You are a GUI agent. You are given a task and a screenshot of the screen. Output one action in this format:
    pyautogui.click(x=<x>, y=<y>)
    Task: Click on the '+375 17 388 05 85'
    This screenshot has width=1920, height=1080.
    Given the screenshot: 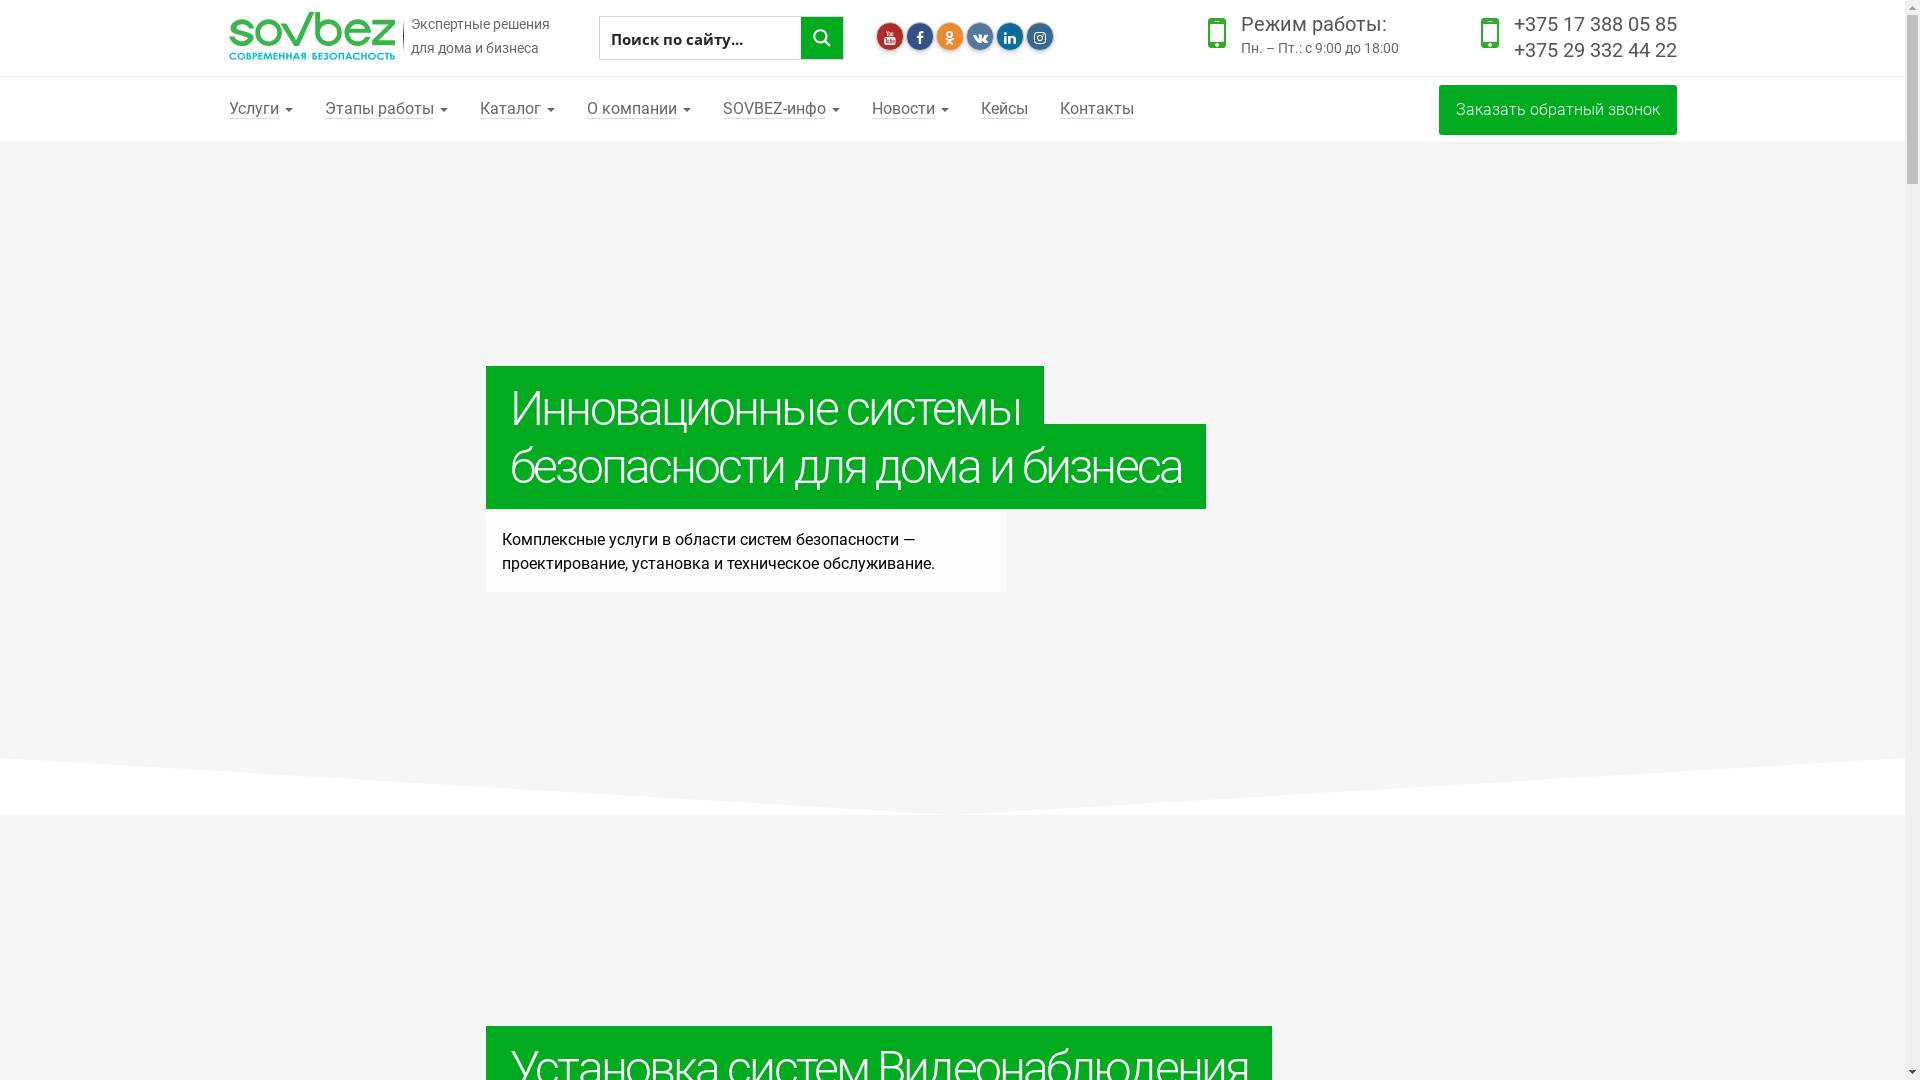 What is the action you would take?
    pyautogui.click(x=1594, y=23)
    